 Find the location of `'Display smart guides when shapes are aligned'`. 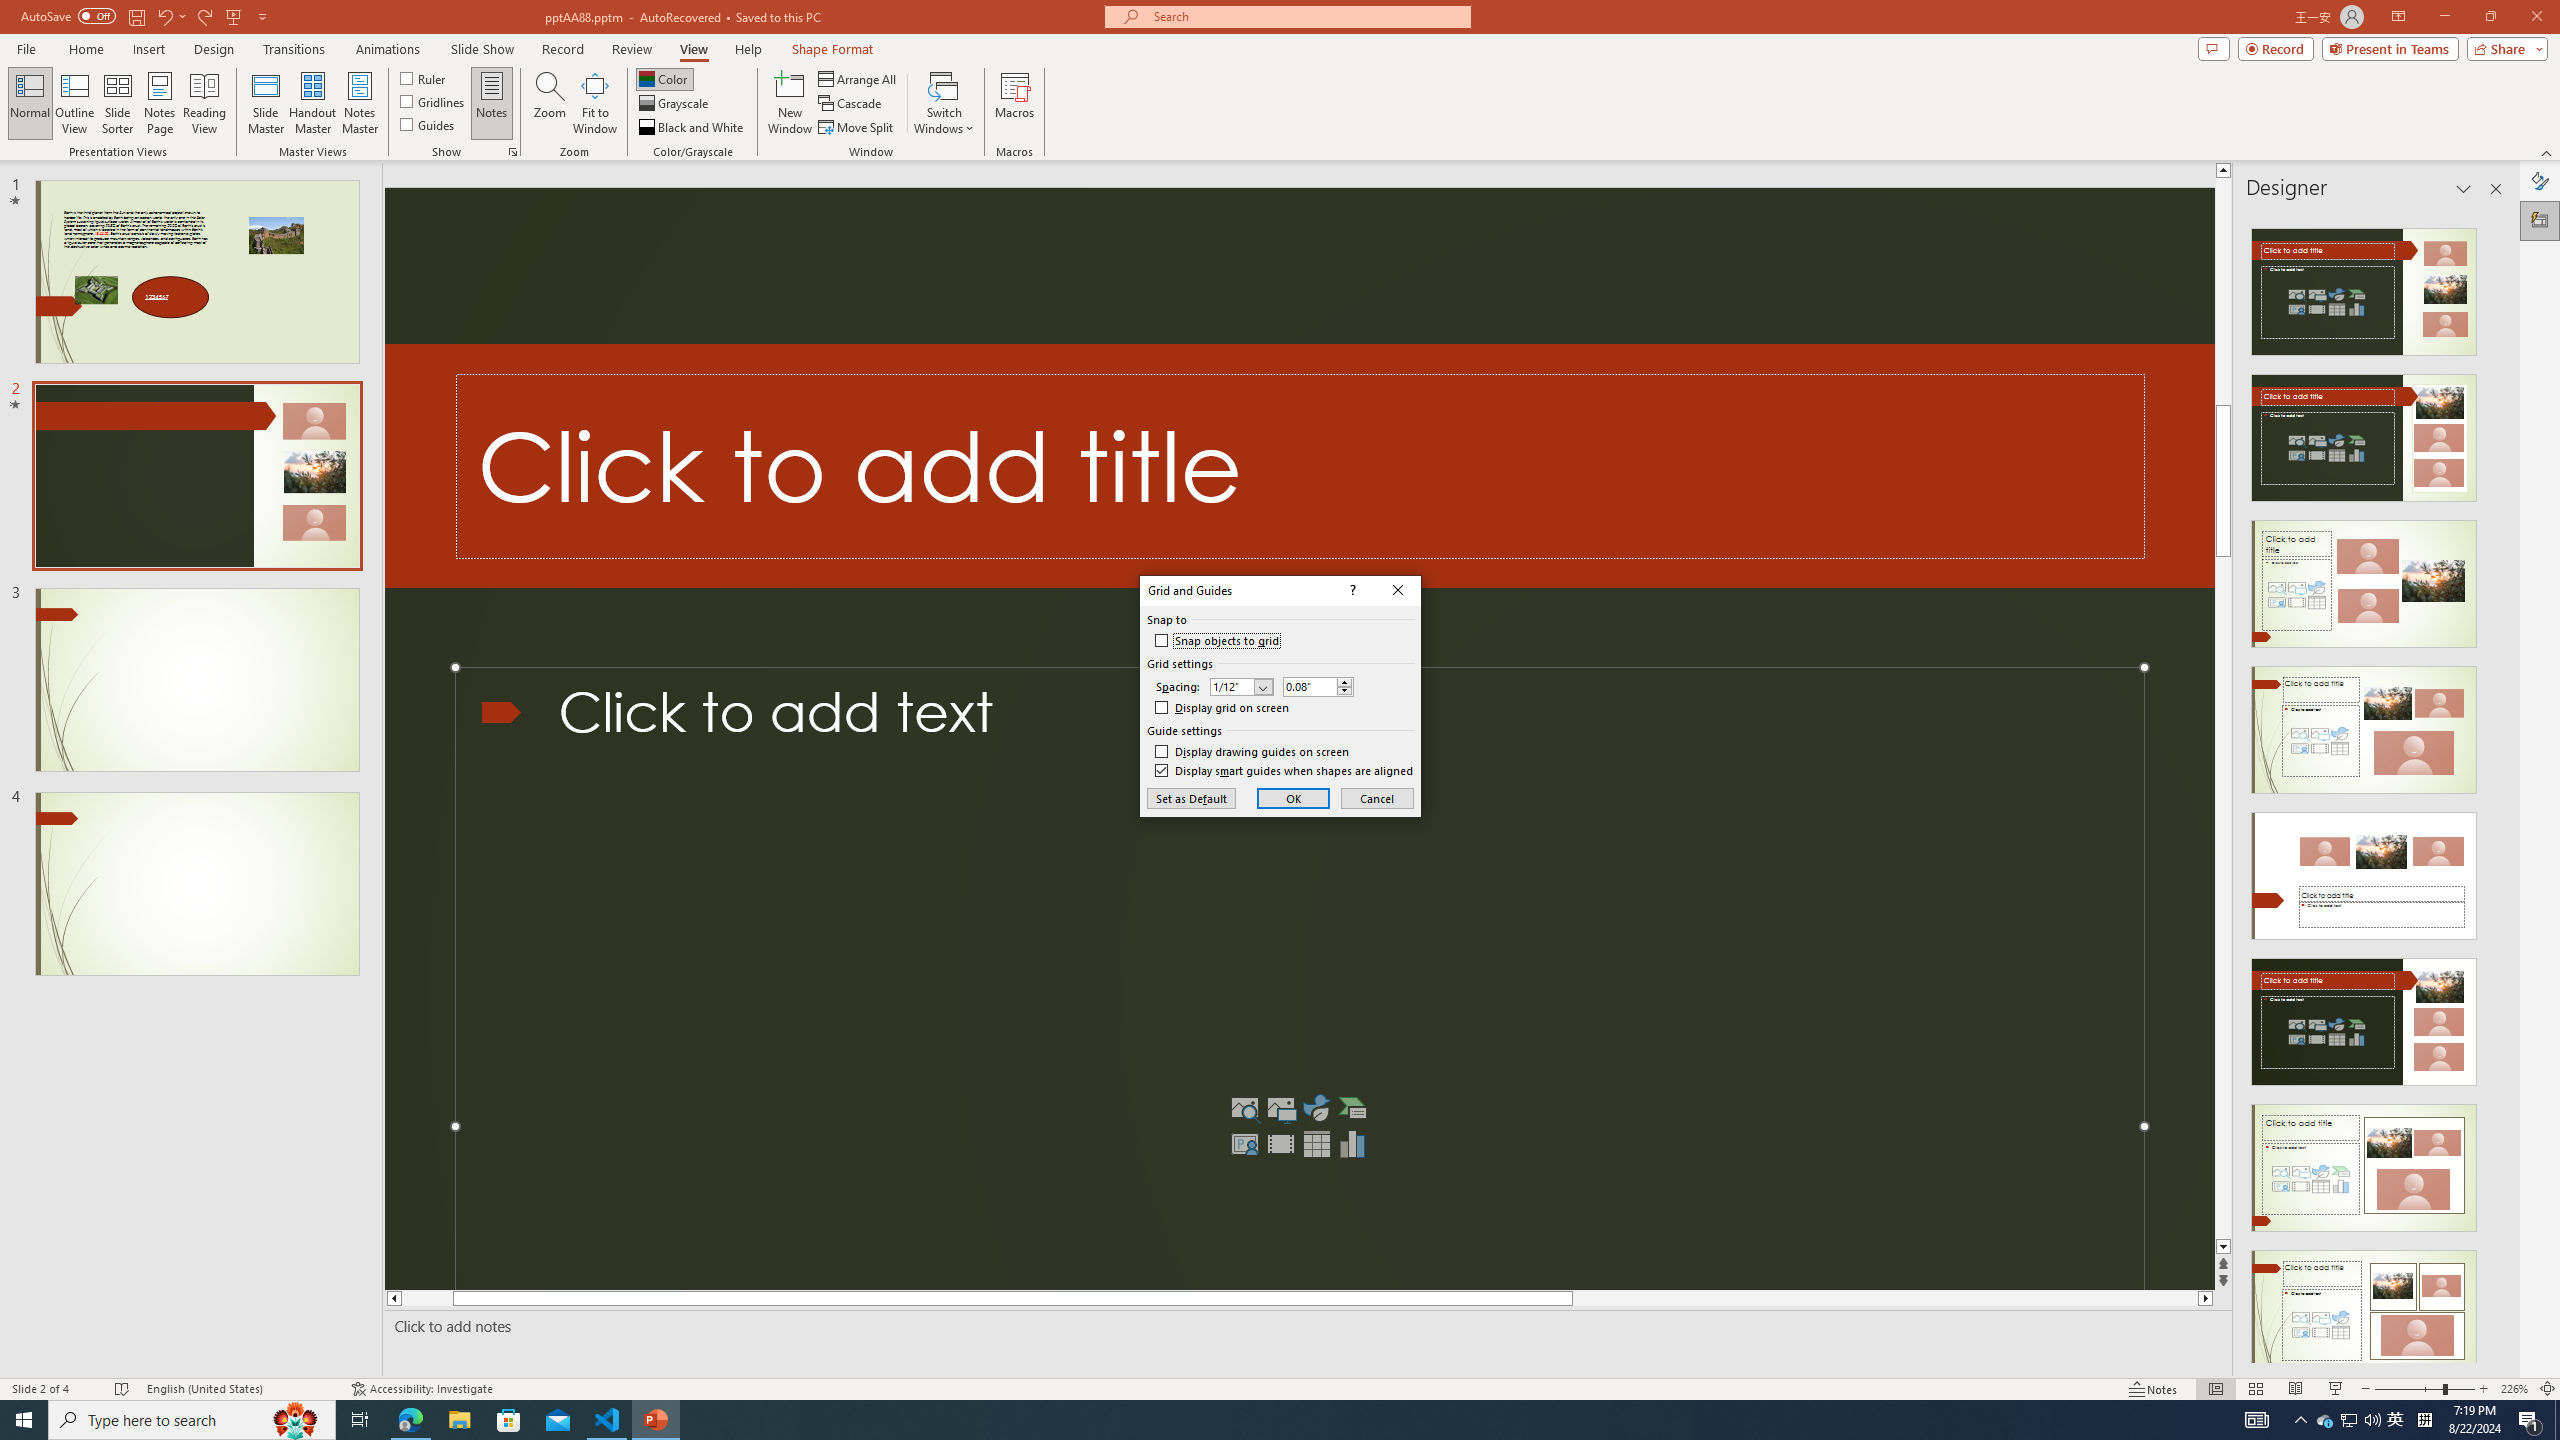

'Display smart guides when shapes are aligned' is located at coordinates (1284, 770).